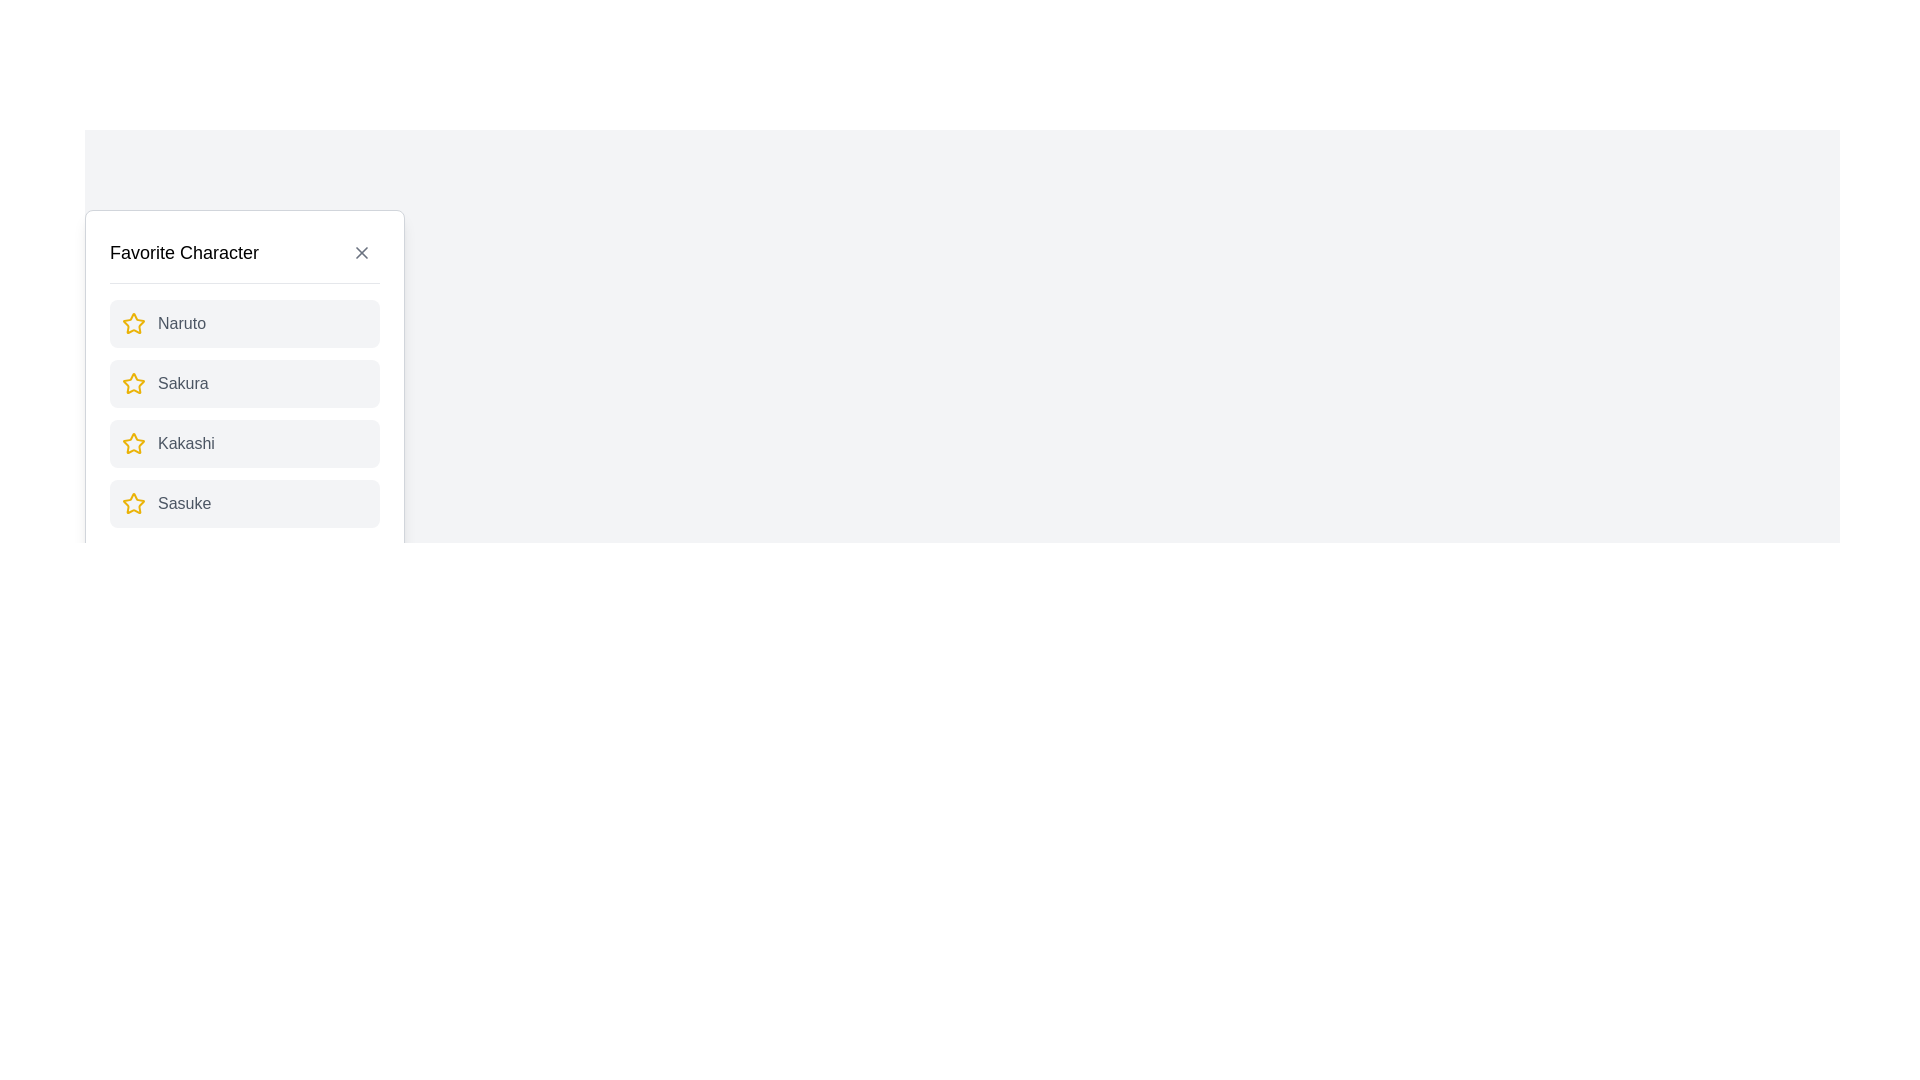 The width and height of the screenshot is (1920, 1080). What do you see at coordinates (133, 383) in the screenshot?
I see `the bright yellow star-shaped icon associated with the text label 'Sakura'` at bounding box center [133, 383].